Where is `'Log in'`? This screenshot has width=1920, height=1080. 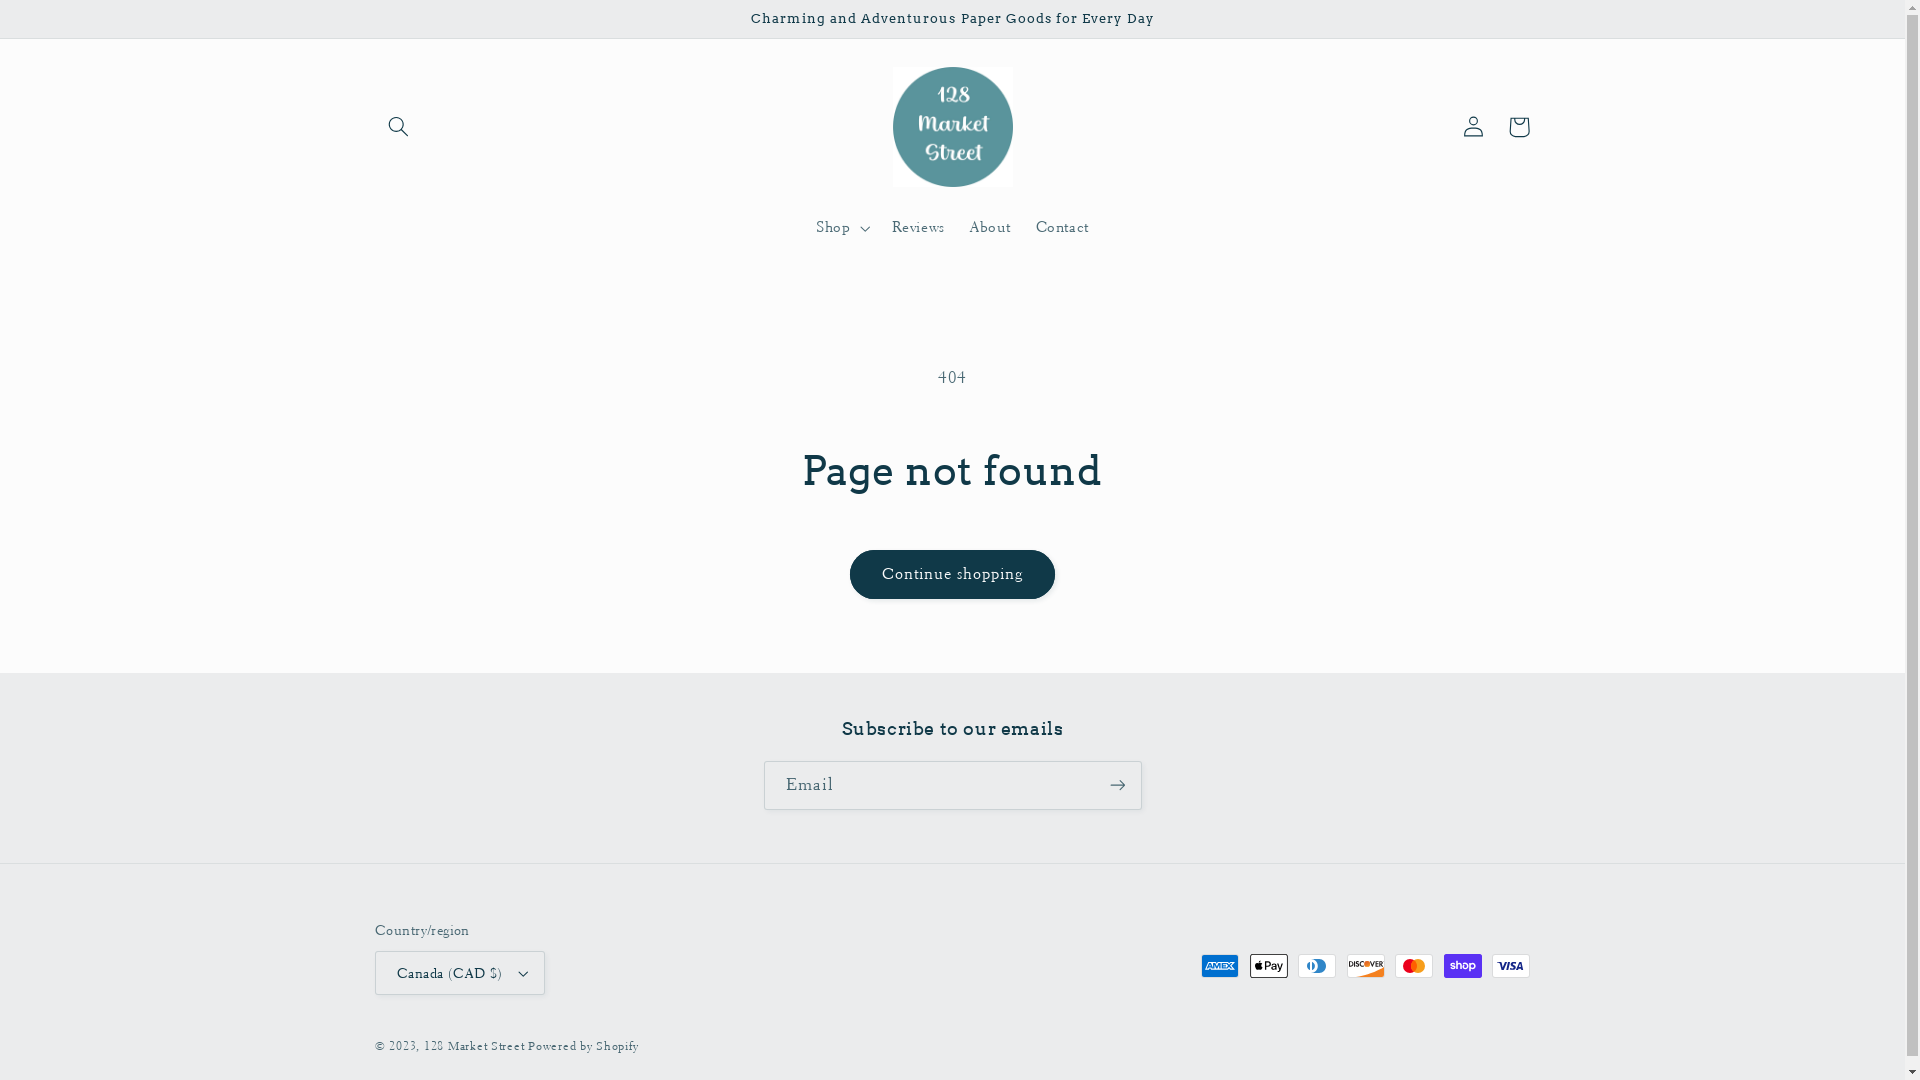 'Log in' is located at coordinates (1473, 127).